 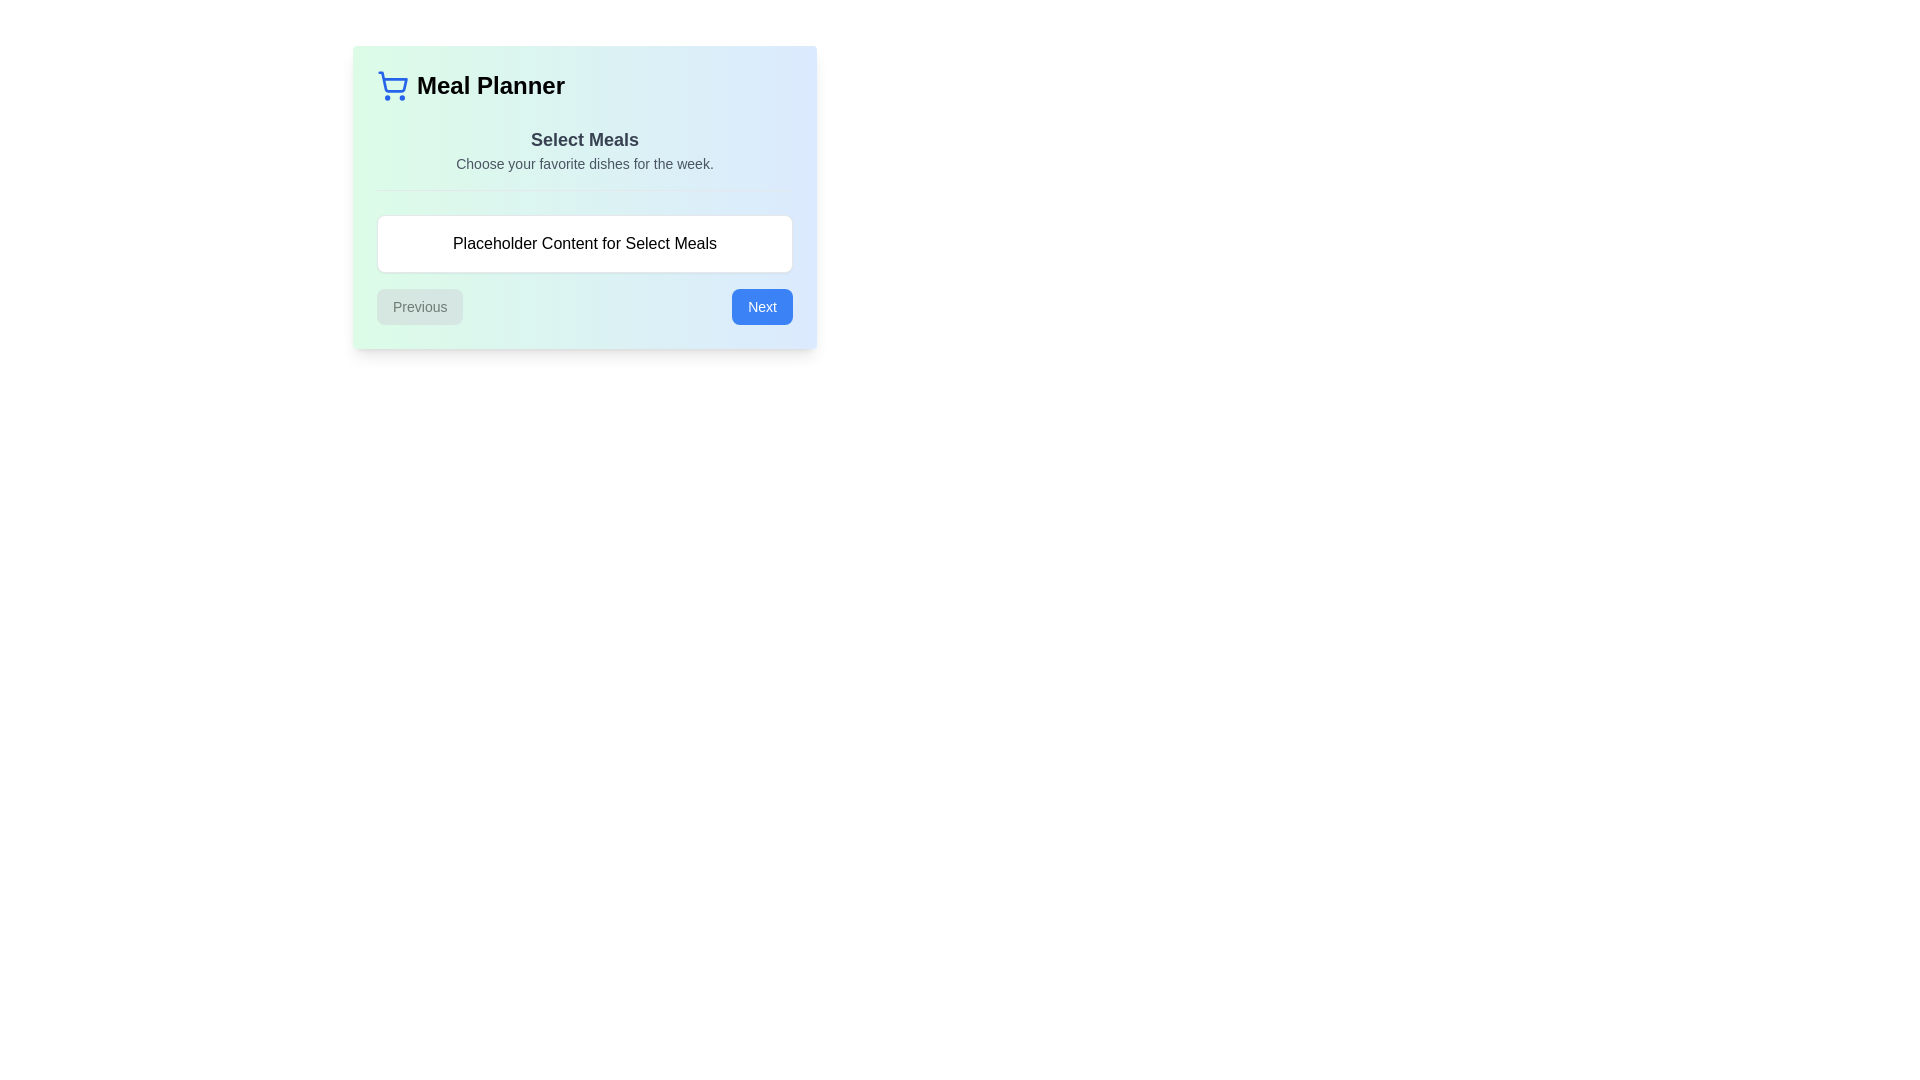 I want to click on the shopping cart icon located at the top left of the 'Meal Planner' panel, so click(x=393, y=81).